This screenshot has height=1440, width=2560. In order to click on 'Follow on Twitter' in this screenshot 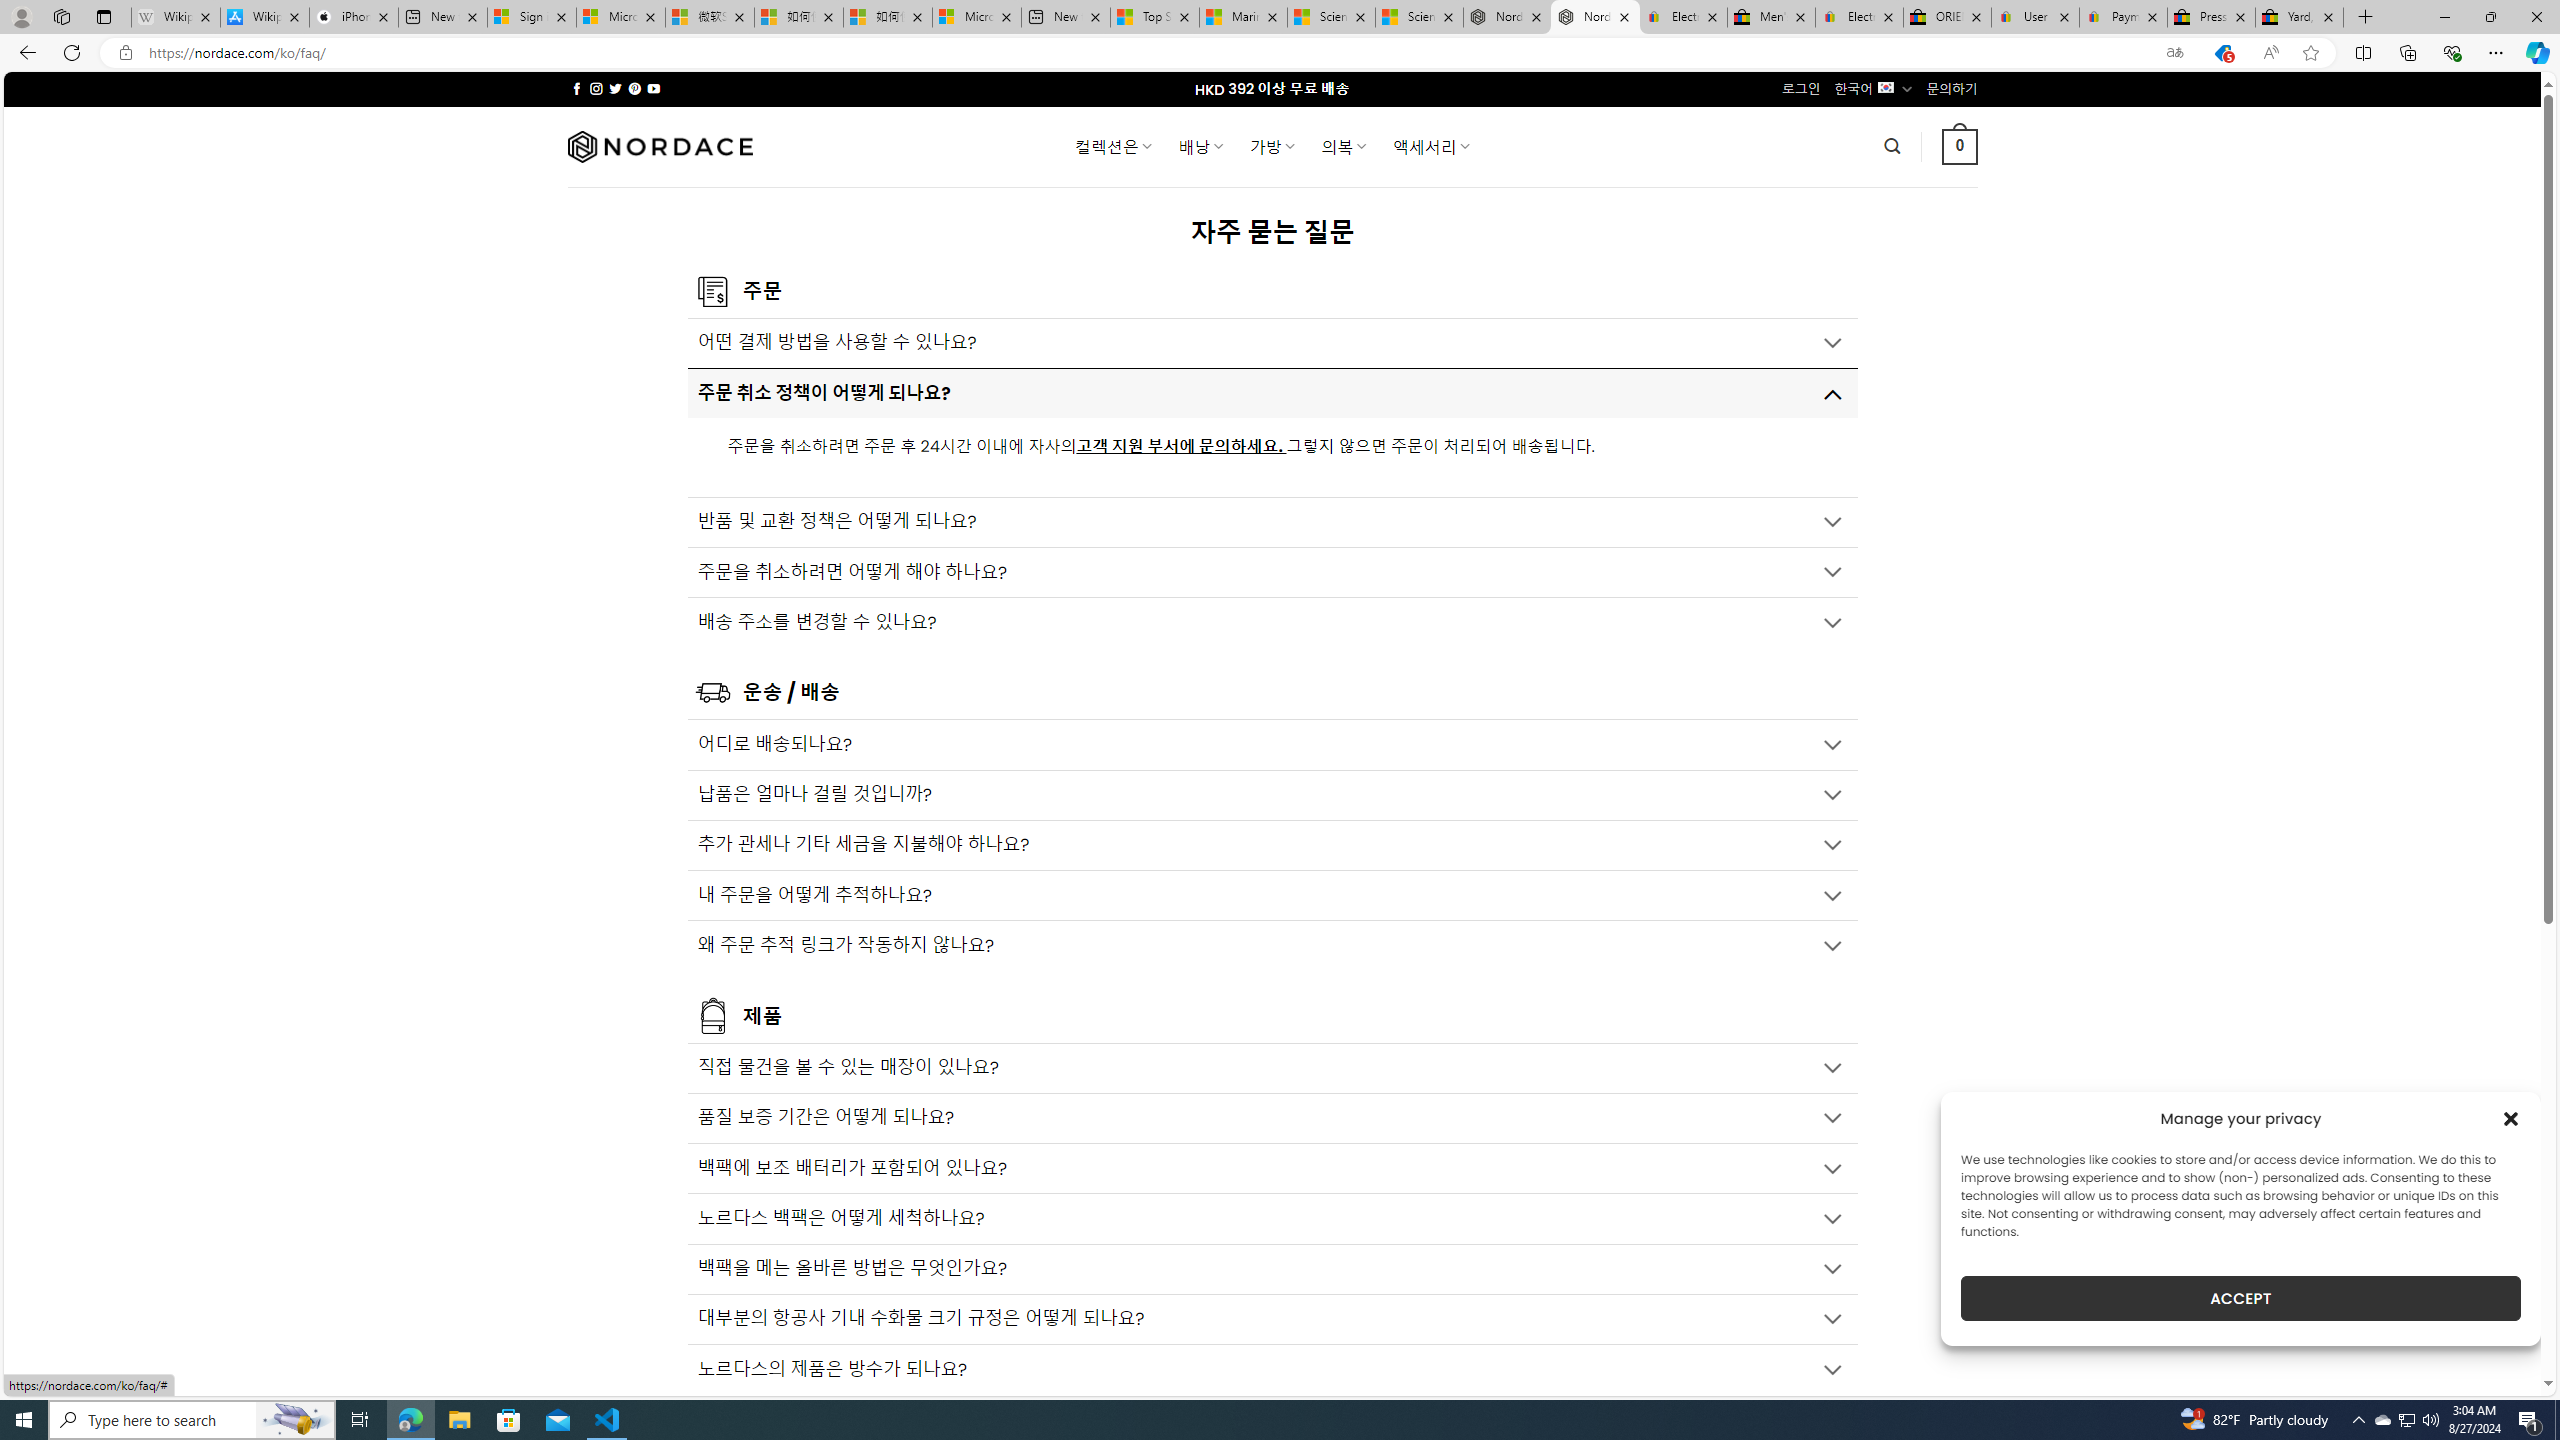, I will do `click(615, 88)`.